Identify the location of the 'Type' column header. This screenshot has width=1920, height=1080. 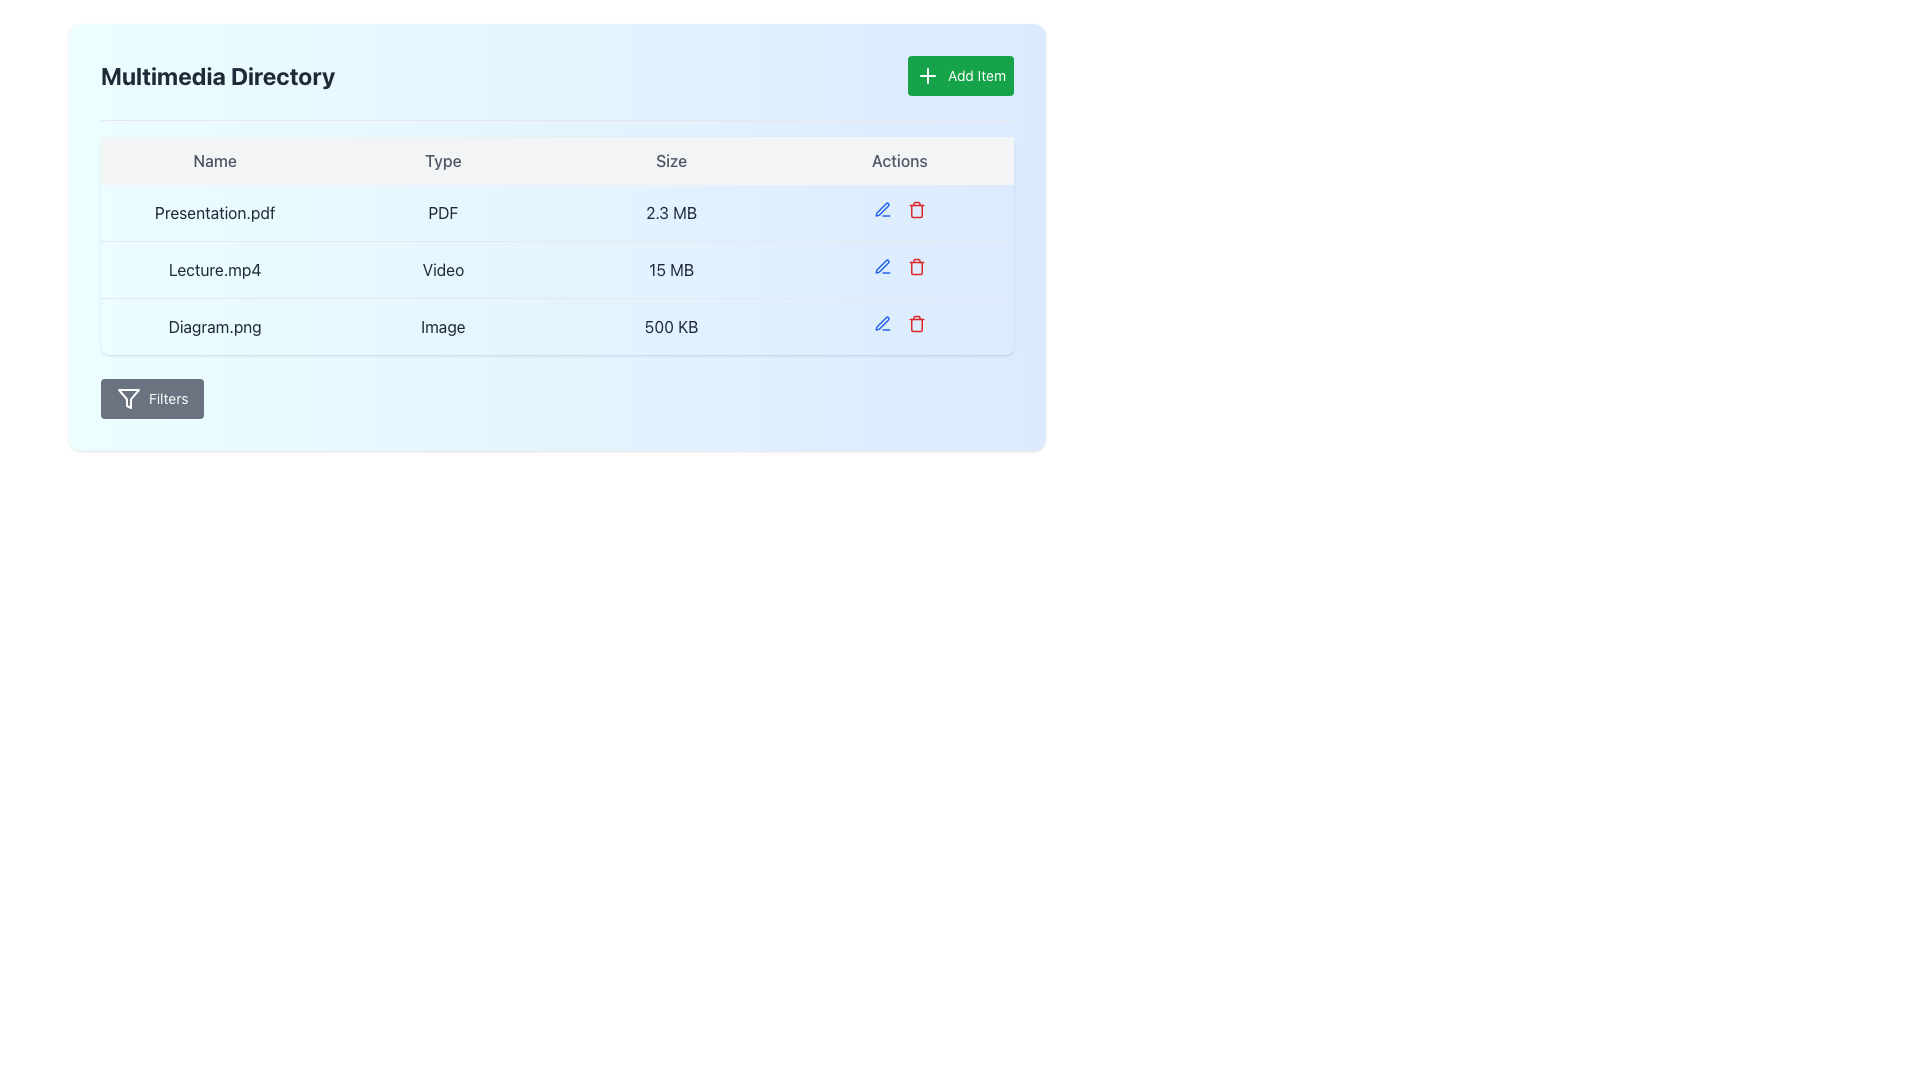
(442, 160).